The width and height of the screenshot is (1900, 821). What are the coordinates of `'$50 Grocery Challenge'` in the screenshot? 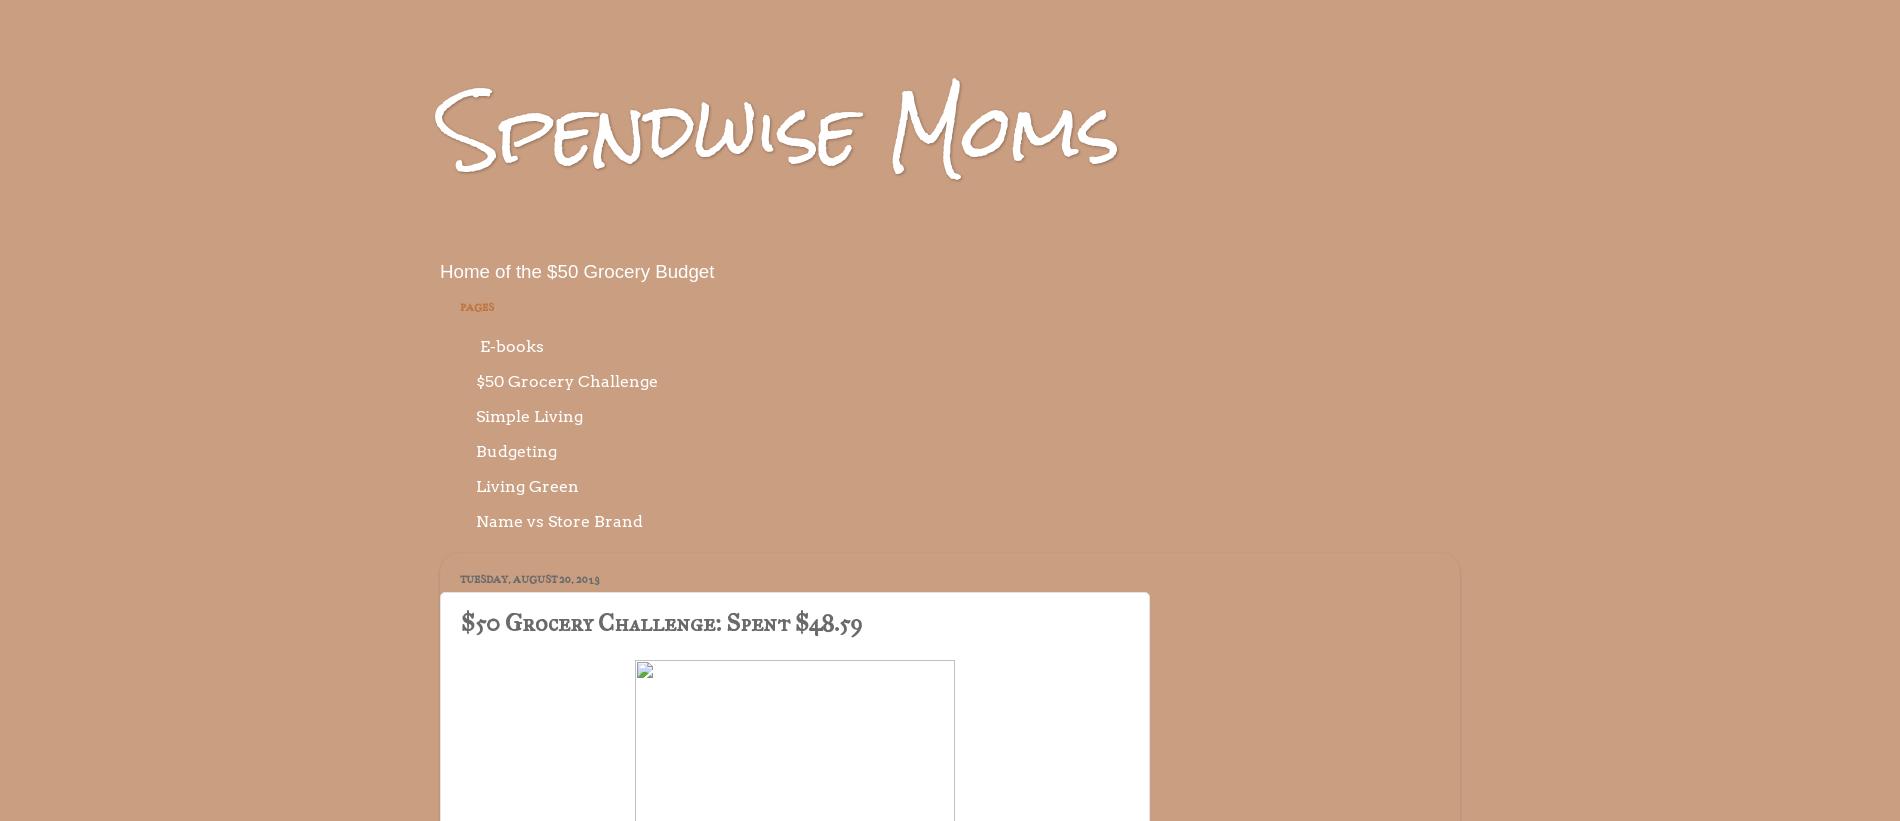 It's located at (566, 379).